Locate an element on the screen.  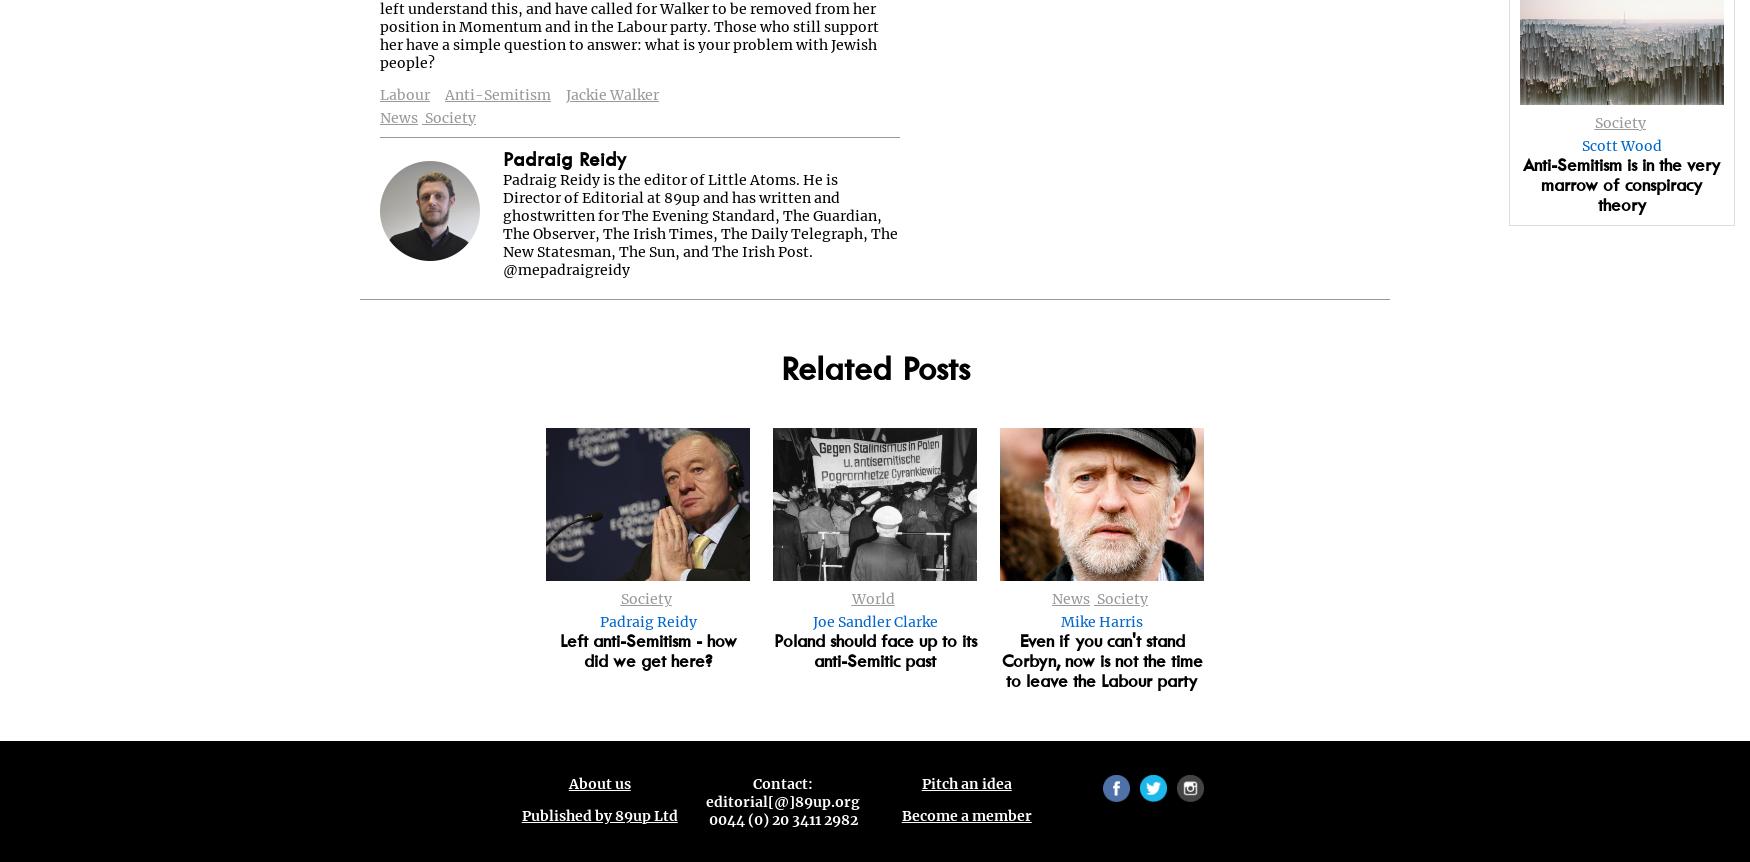
'Anti-Semitism' is located at coordinates (498, 93).